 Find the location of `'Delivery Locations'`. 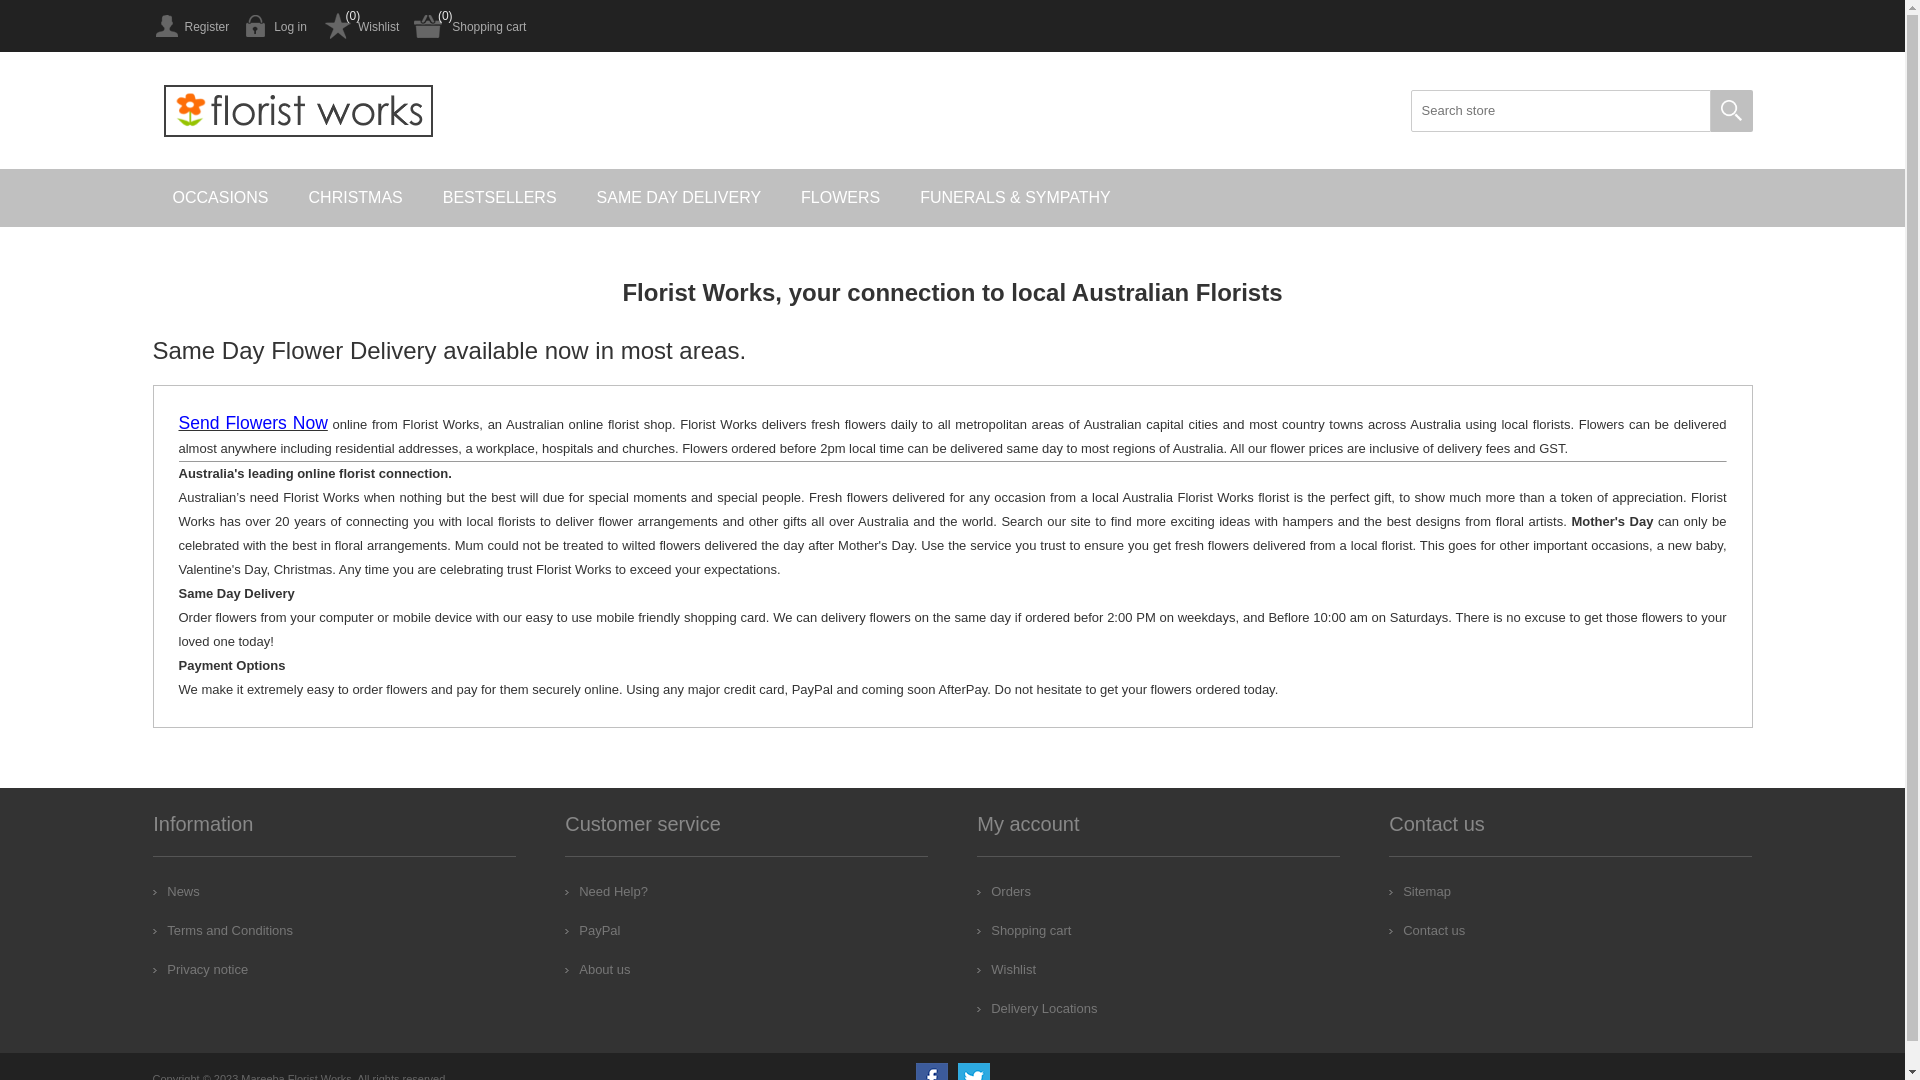

'Delivery Locations' is located at coordinates (977, 1008).